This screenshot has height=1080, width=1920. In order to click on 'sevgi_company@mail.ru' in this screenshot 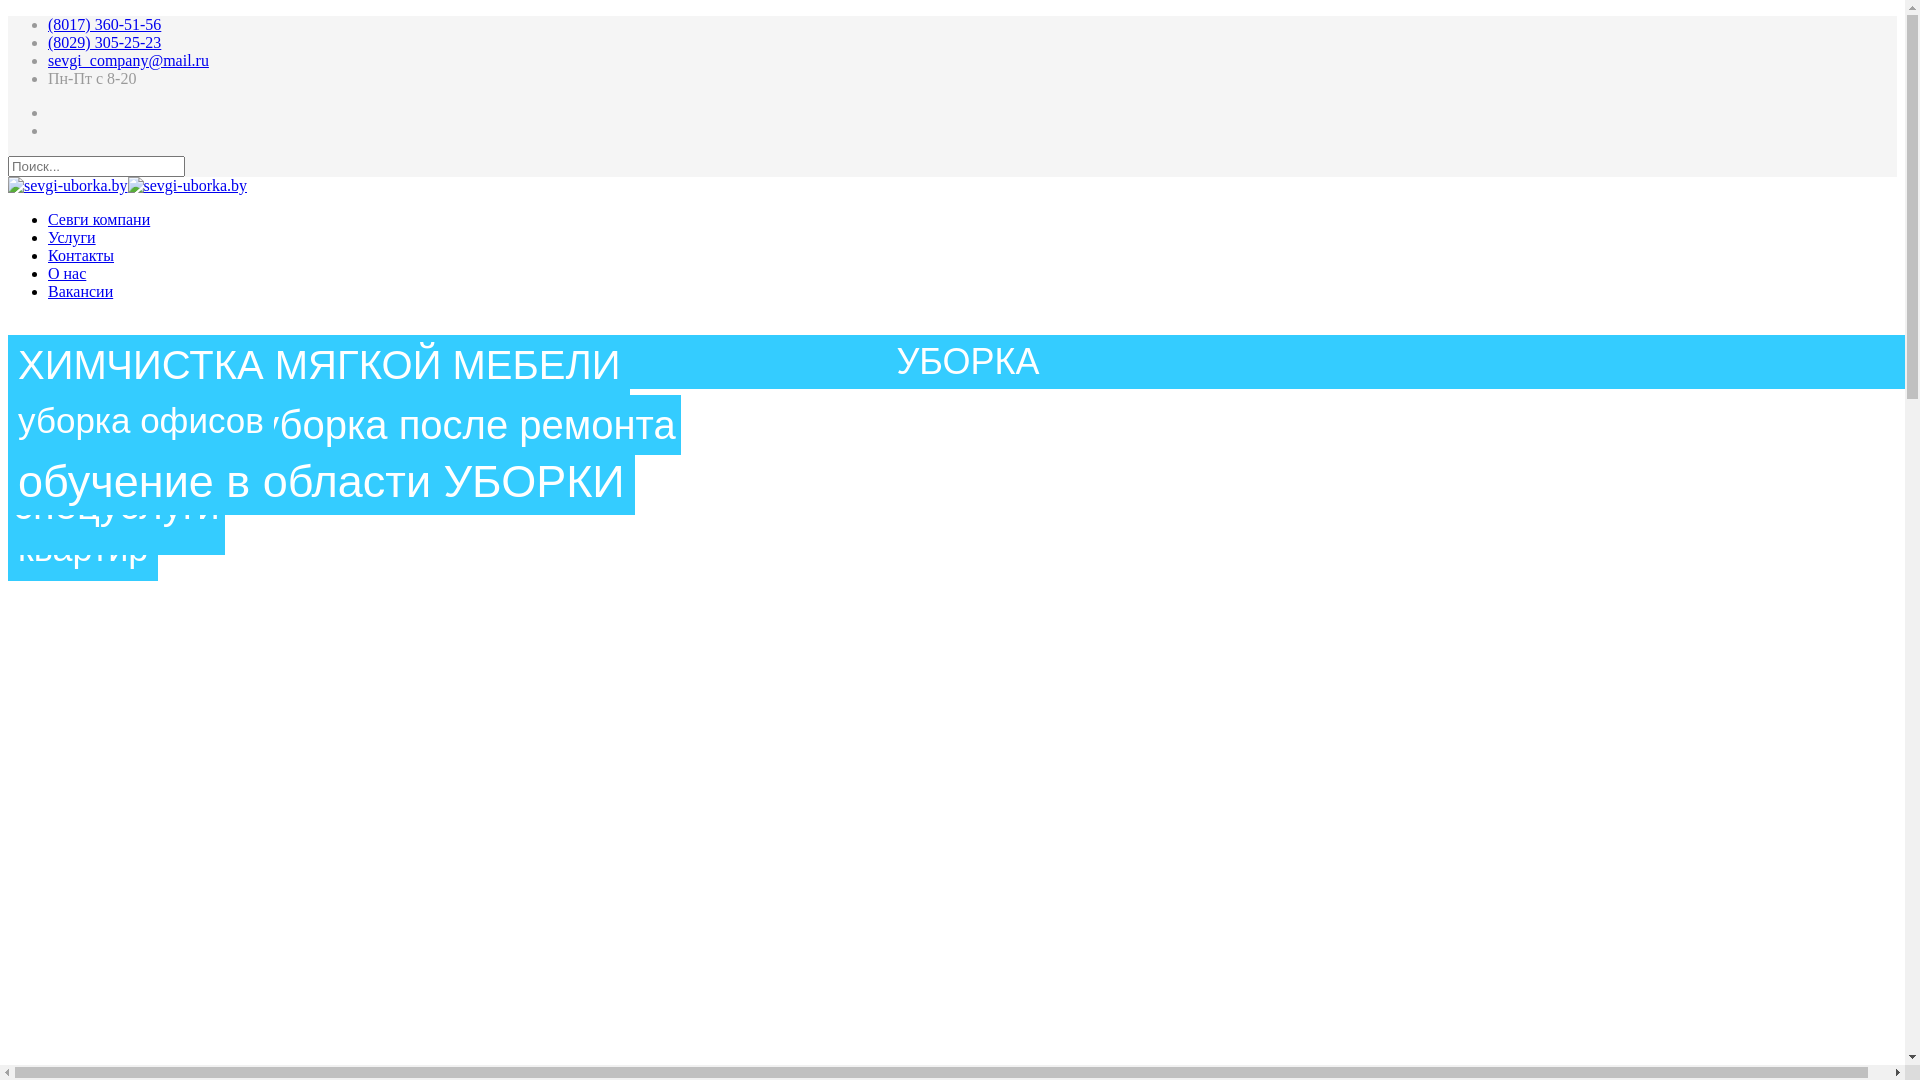, I will do `click(127, 59)`.